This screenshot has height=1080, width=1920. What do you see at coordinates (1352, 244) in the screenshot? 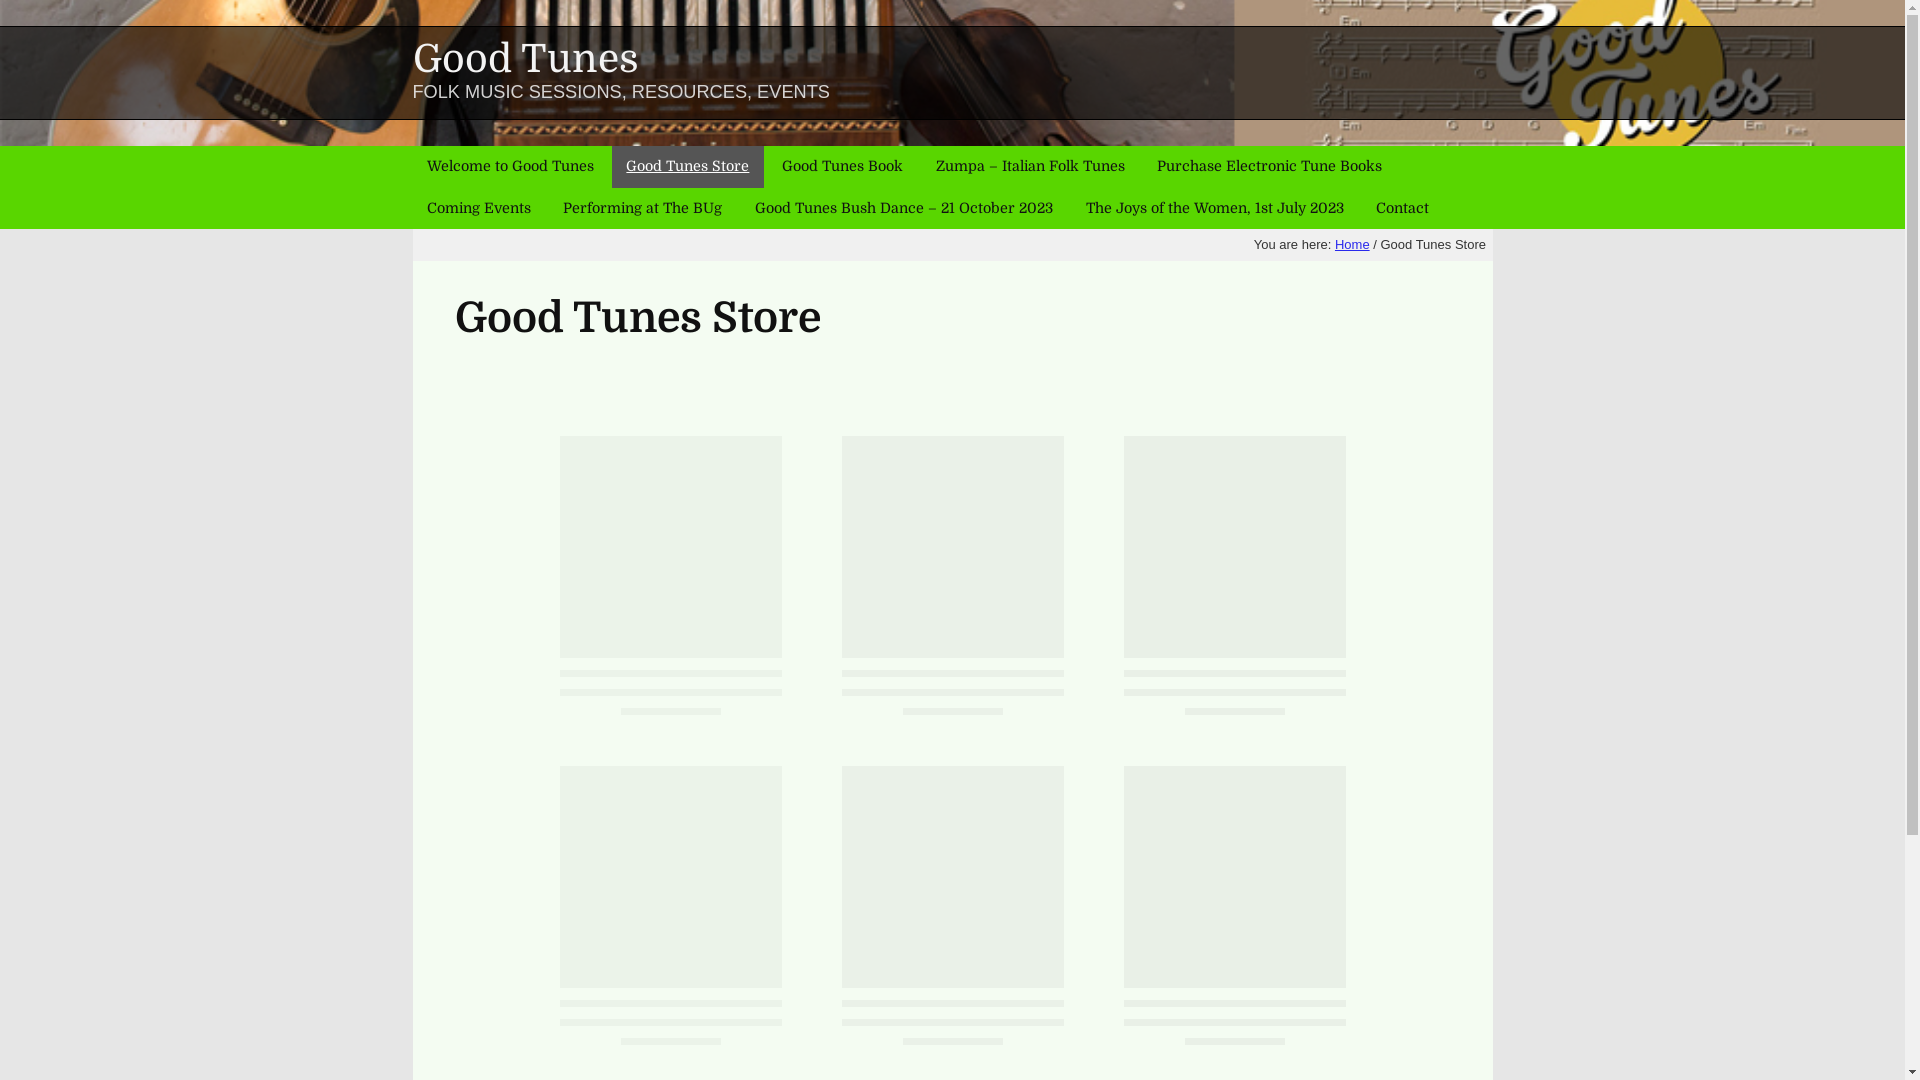
I see `'Home'` at bounding box center [1352, 244].